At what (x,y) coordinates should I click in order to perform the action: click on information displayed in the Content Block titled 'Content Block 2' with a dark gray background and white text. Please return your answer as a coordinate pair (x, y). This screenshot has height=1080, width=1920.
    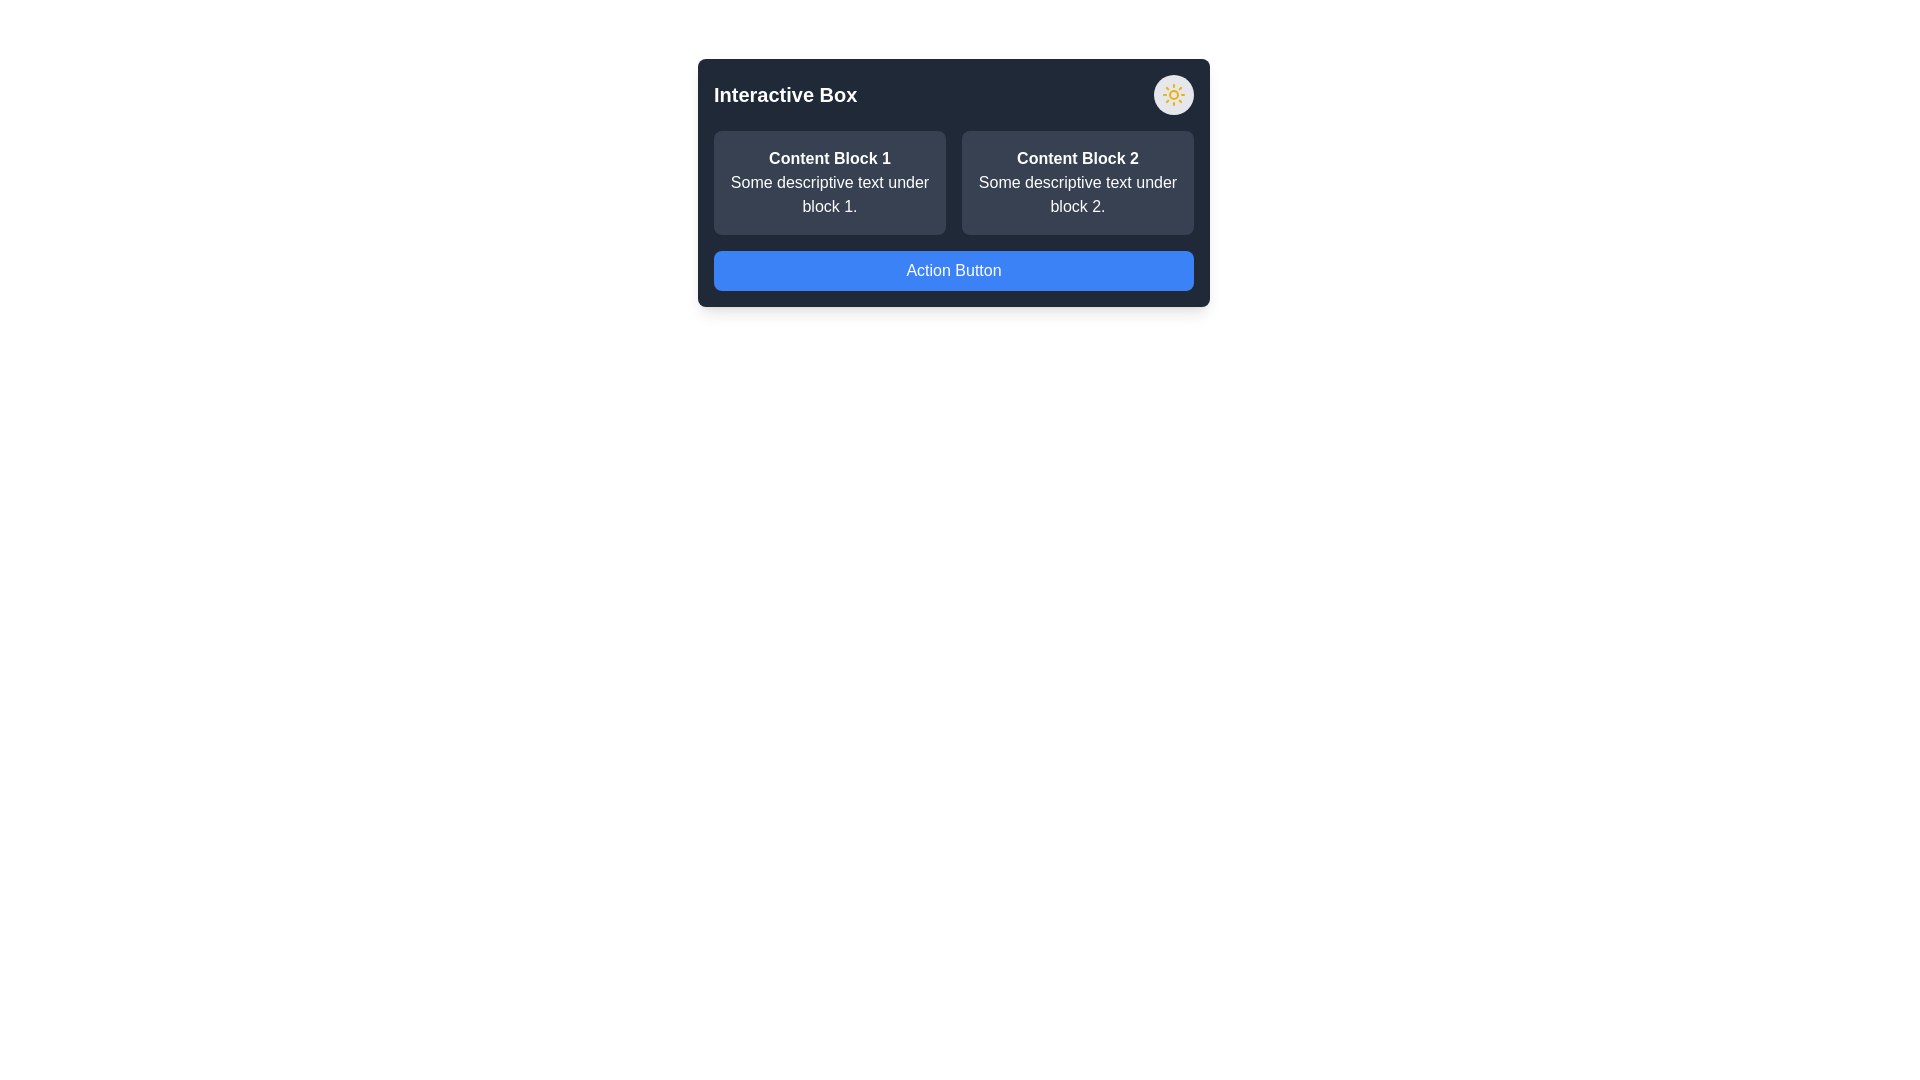
    Looking at the image, I should click on (1077, 182).